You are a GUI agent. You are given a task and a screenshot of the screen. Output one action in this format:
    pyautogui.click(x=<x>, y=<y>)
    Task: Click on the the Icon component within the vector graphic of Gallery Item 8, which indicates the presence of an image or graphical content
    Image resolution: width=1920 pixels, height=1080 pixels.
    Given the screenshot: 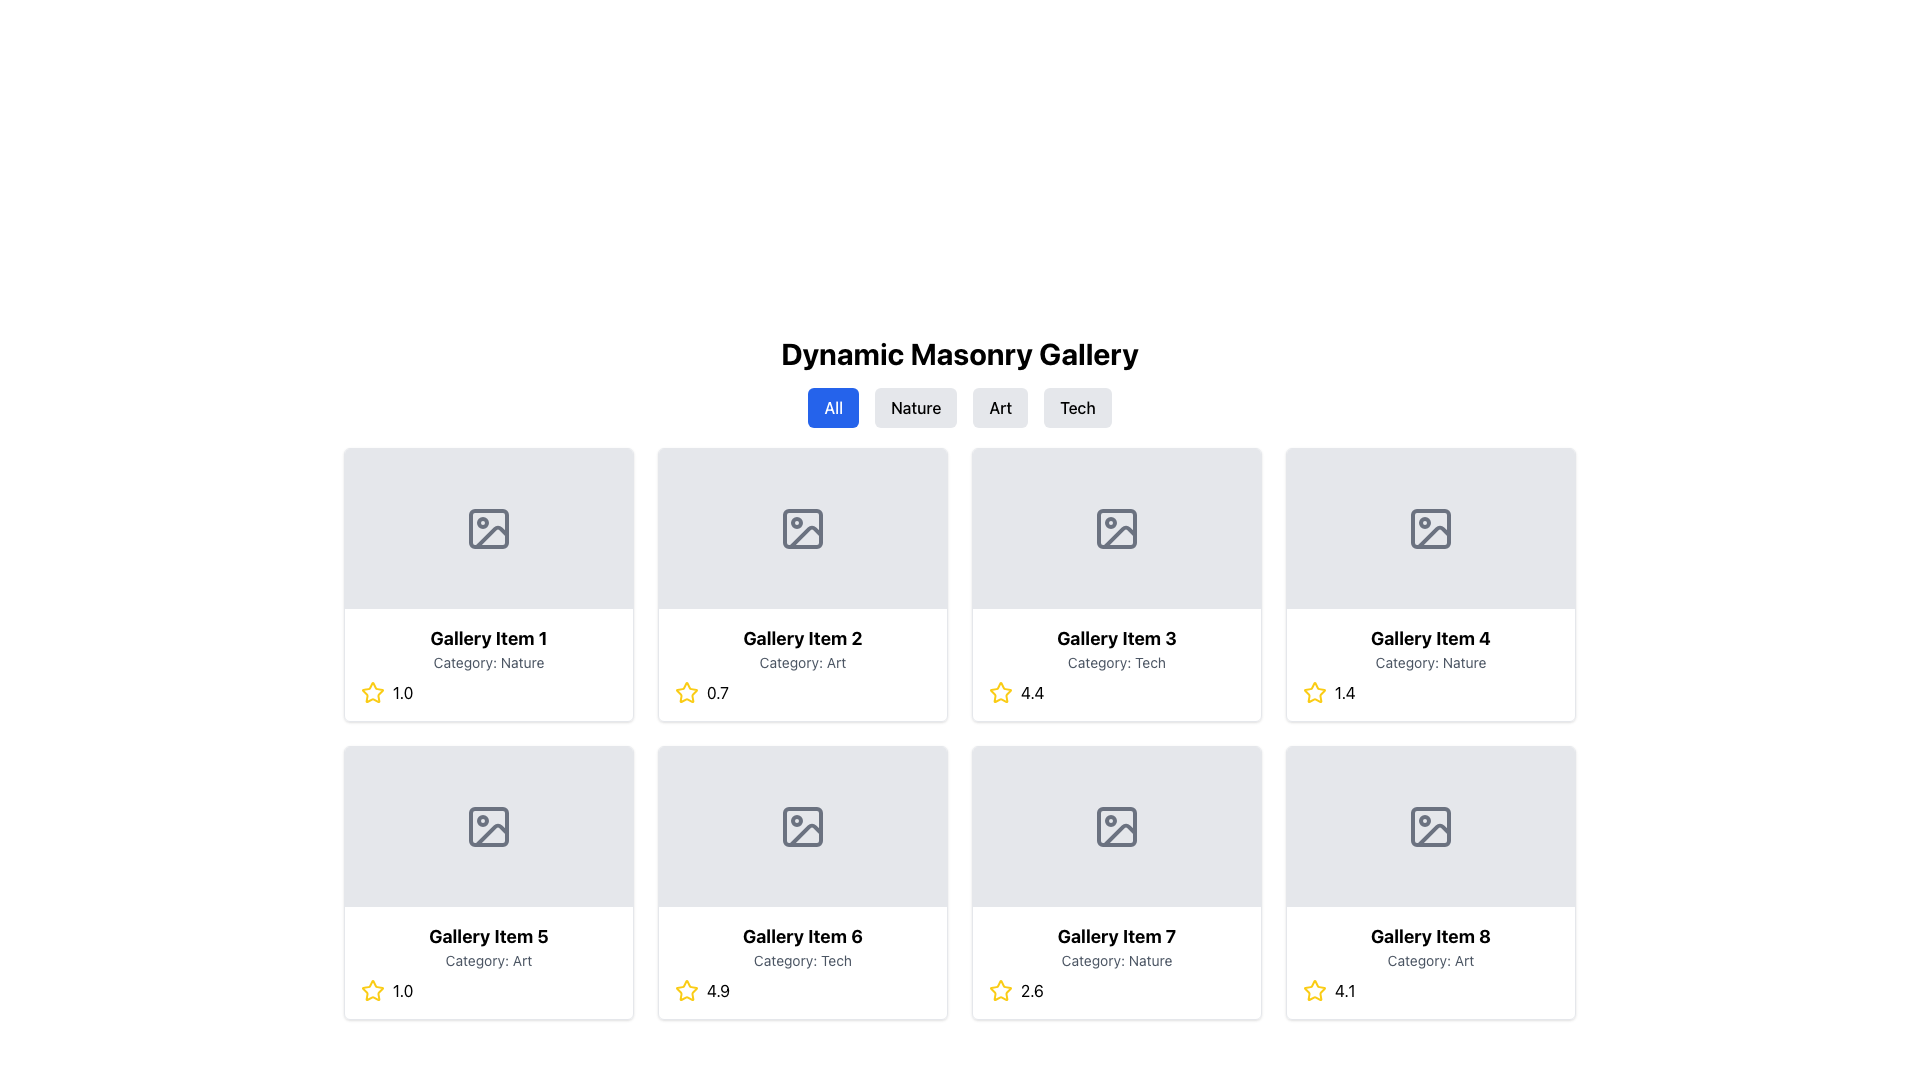 What is the action you would take?
    pyautogui.click(x=1433, y=834)
    